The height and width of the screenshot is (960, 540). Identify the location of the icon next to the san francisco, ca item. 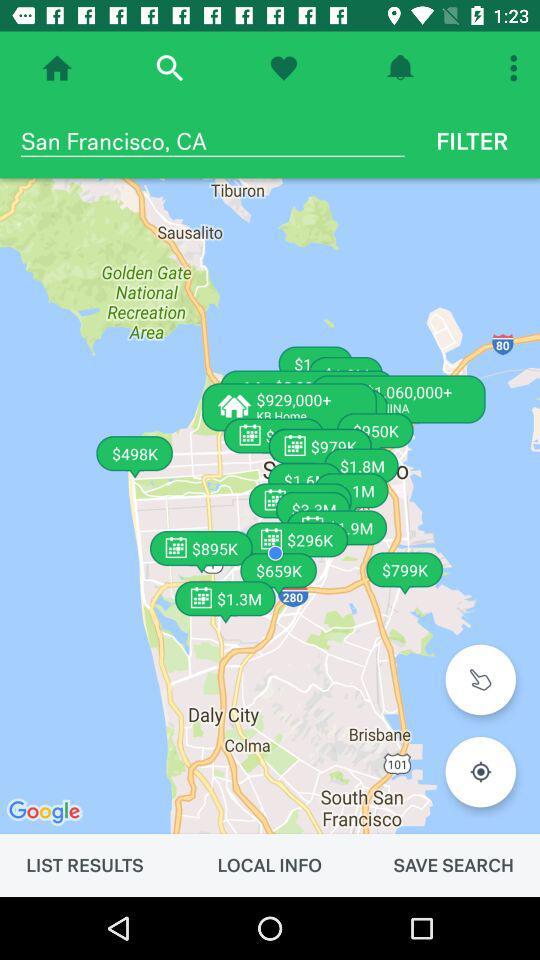
(472, 140).